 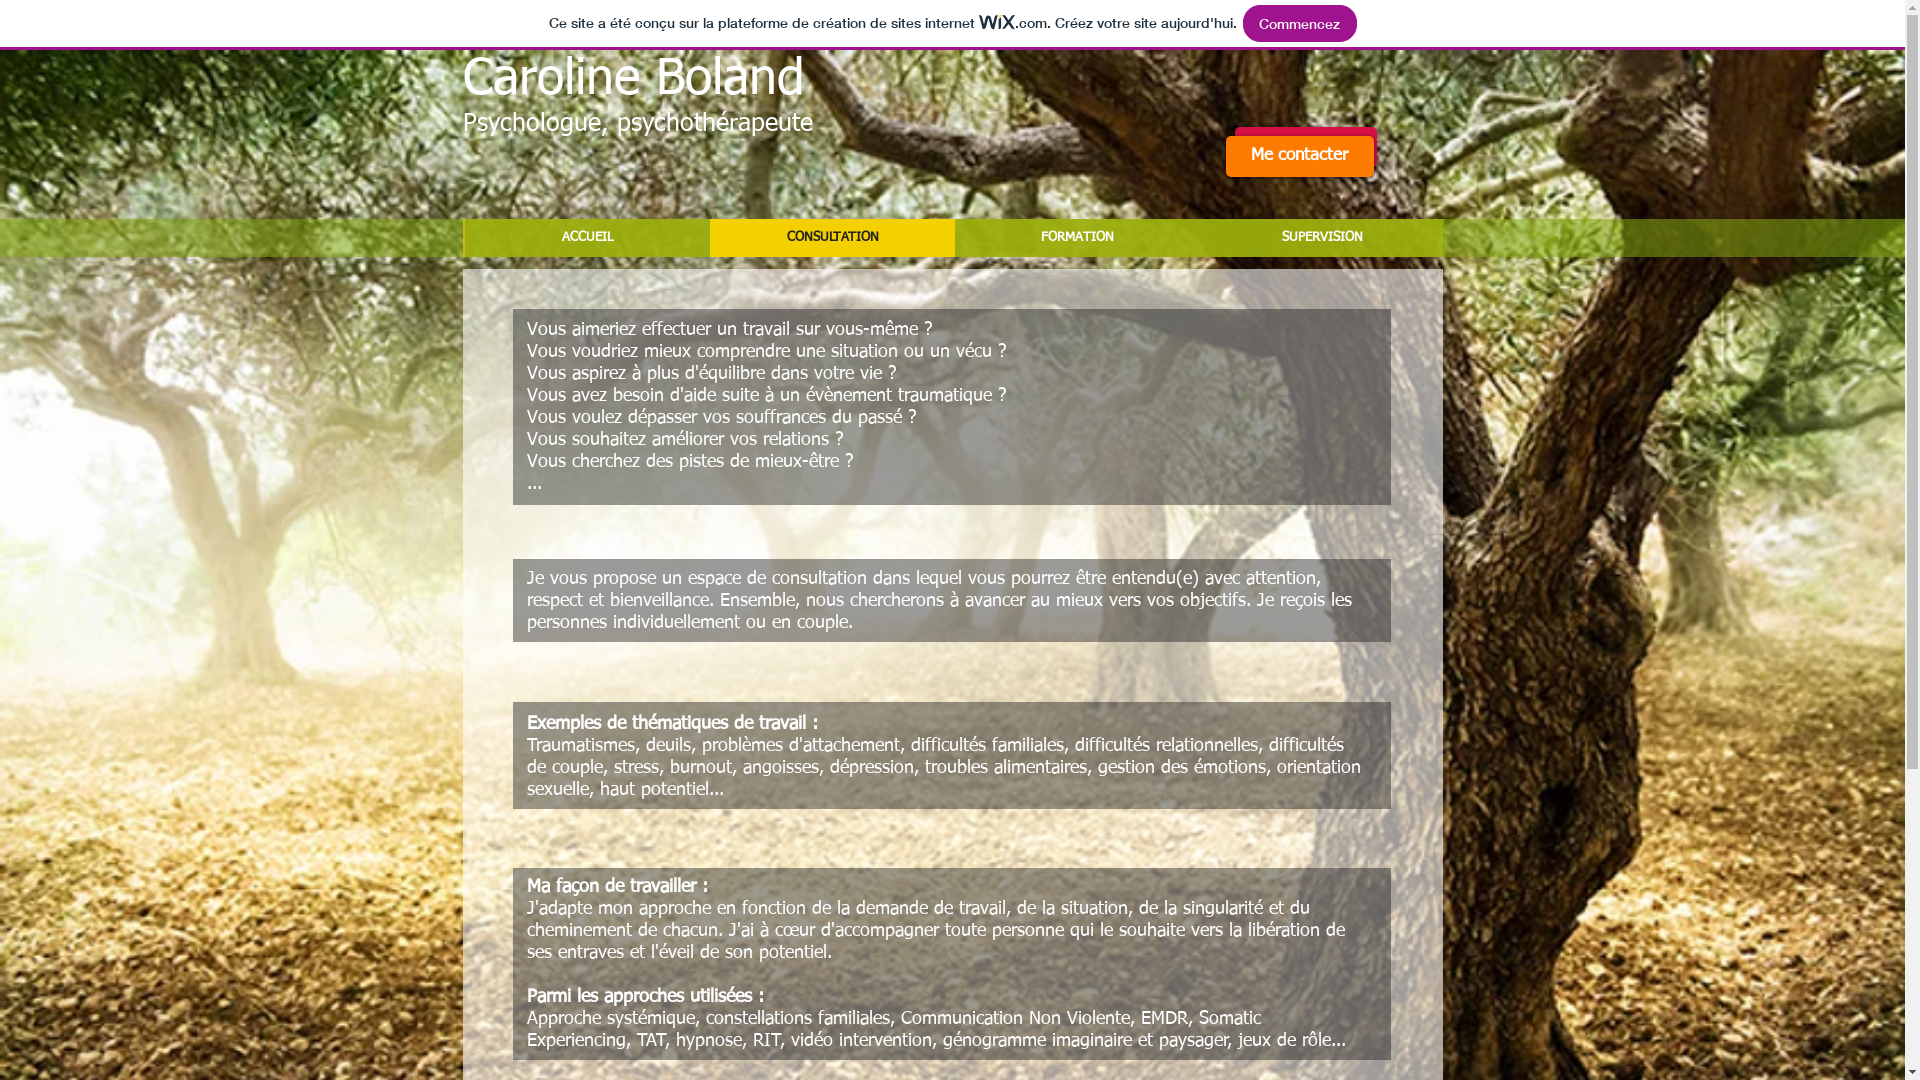 What do you see at coordinates (1322, 237) in the screenshot?
I see `'SUPERVISION'` at bounding box center [1322, 237].